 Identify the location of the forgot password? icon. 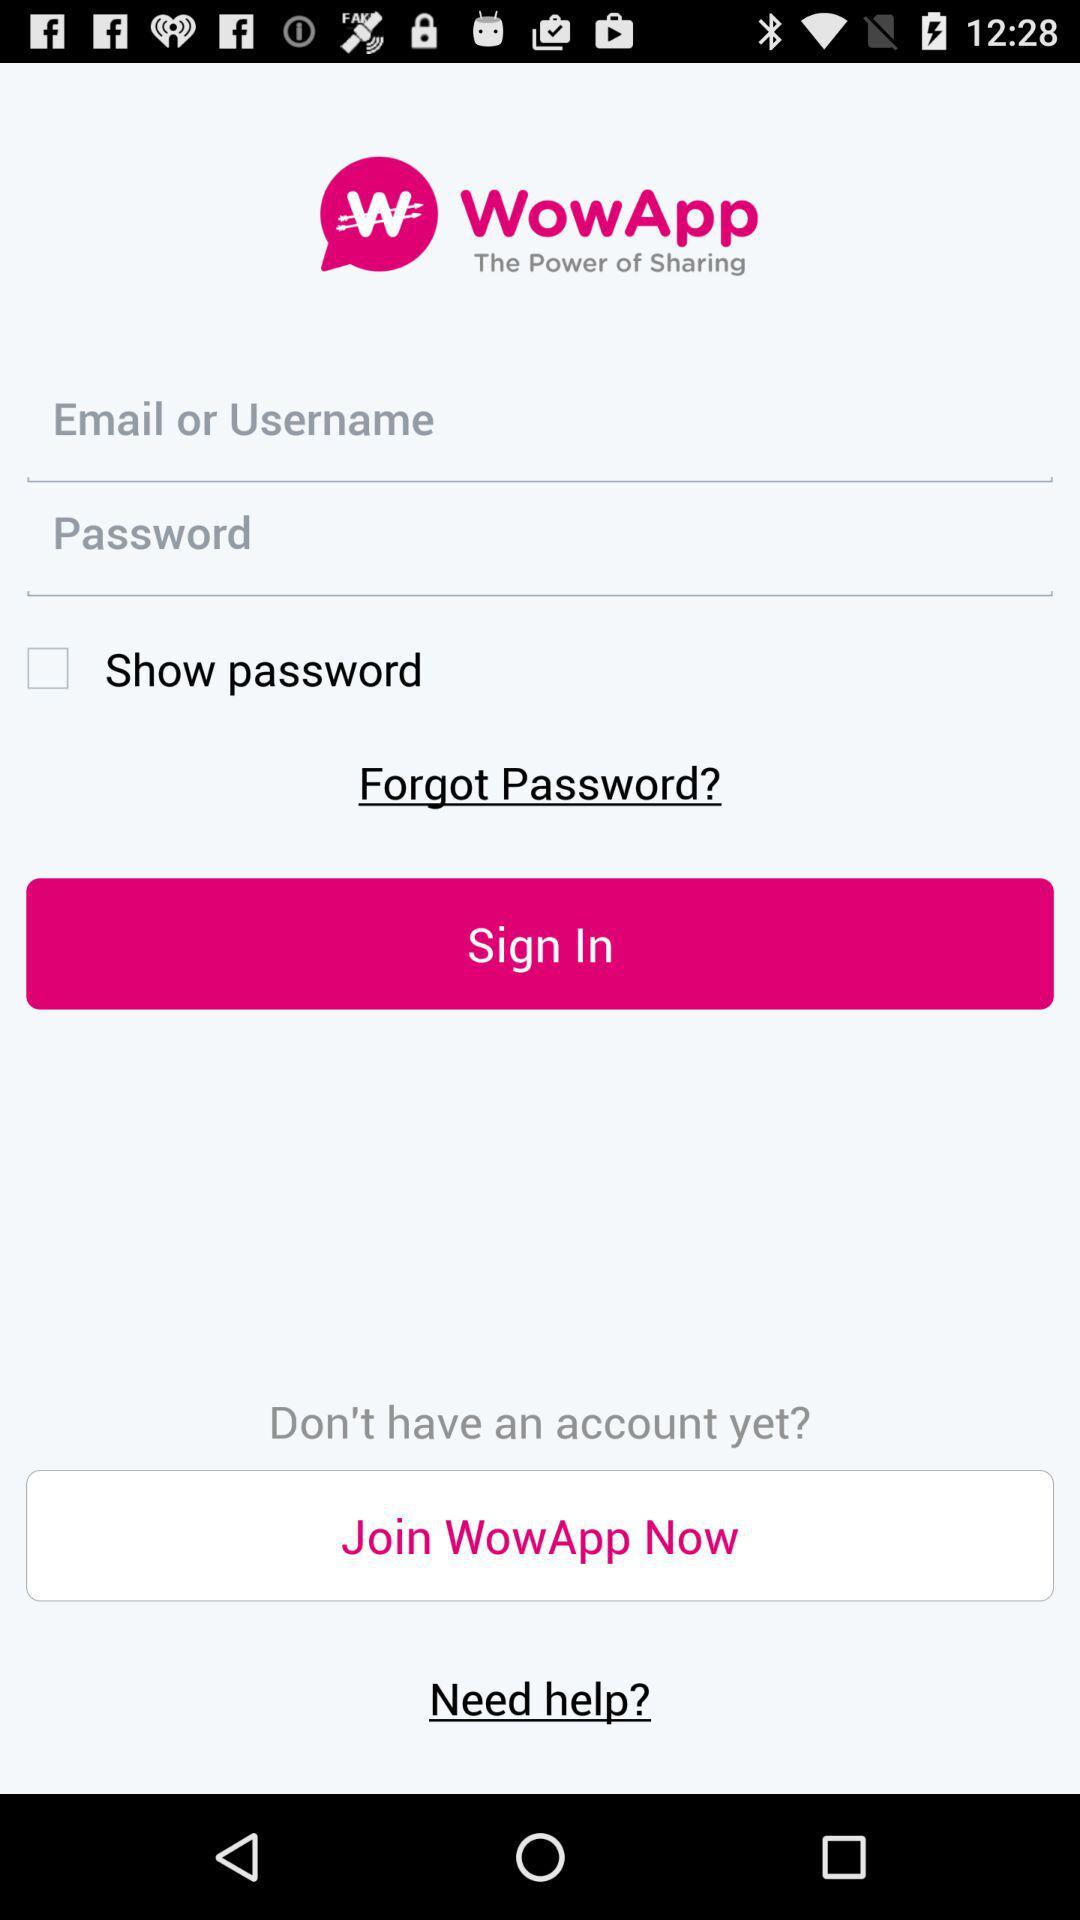
(540, 780).